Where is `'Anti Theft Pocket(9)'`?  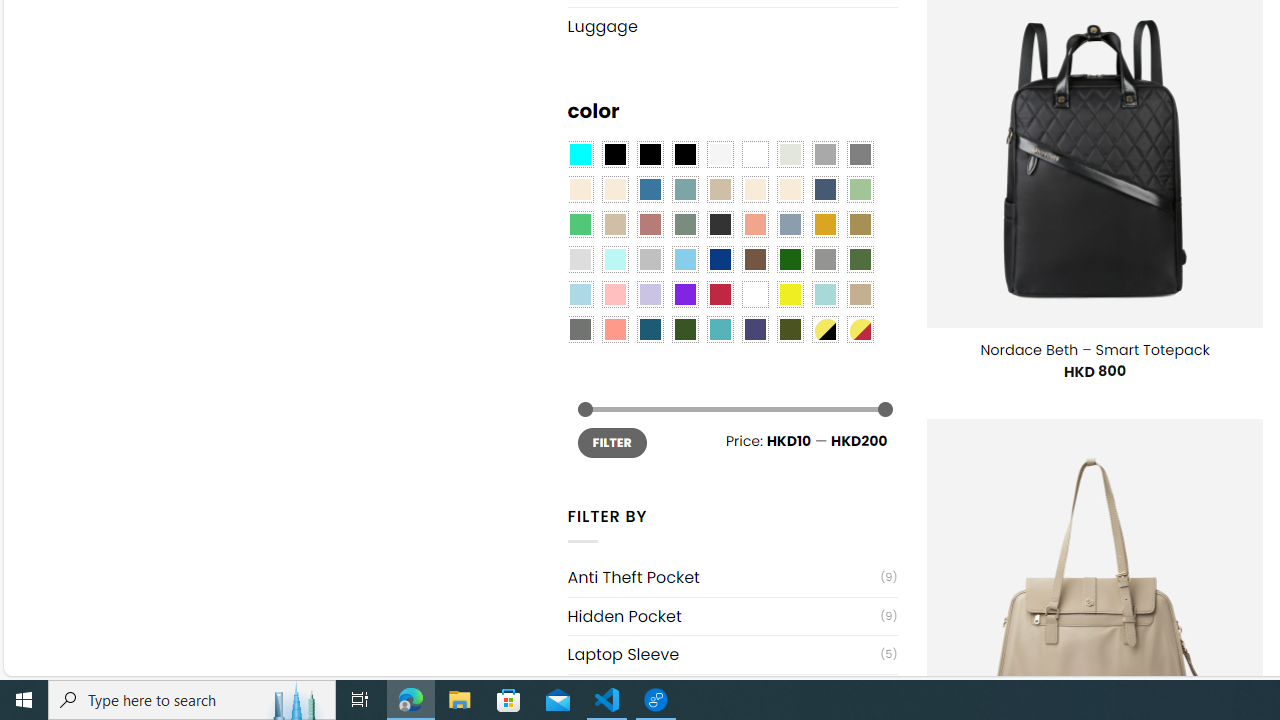
'Anti Theft Pocket(9)' is located at coordinates (731, 577).